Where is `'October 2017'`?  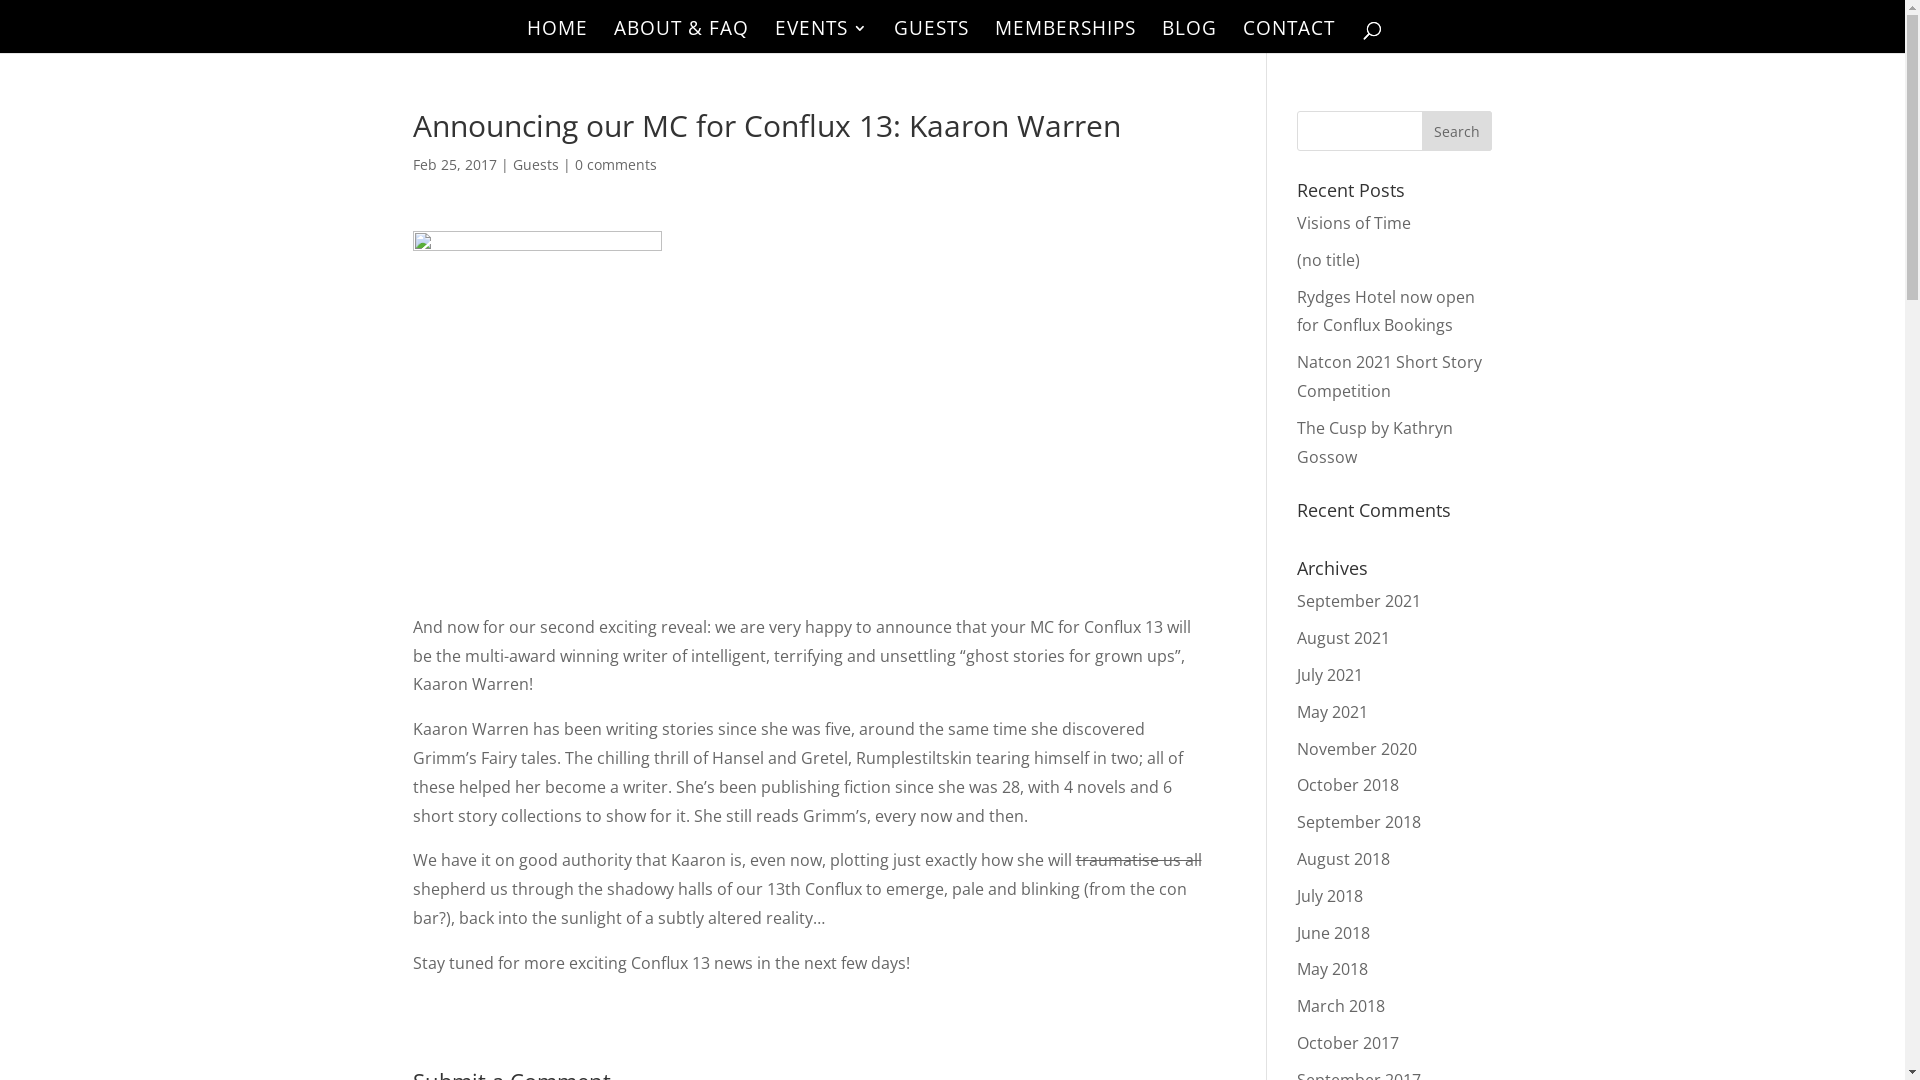
'October 2017' is located at coordinates (1296, 1041).